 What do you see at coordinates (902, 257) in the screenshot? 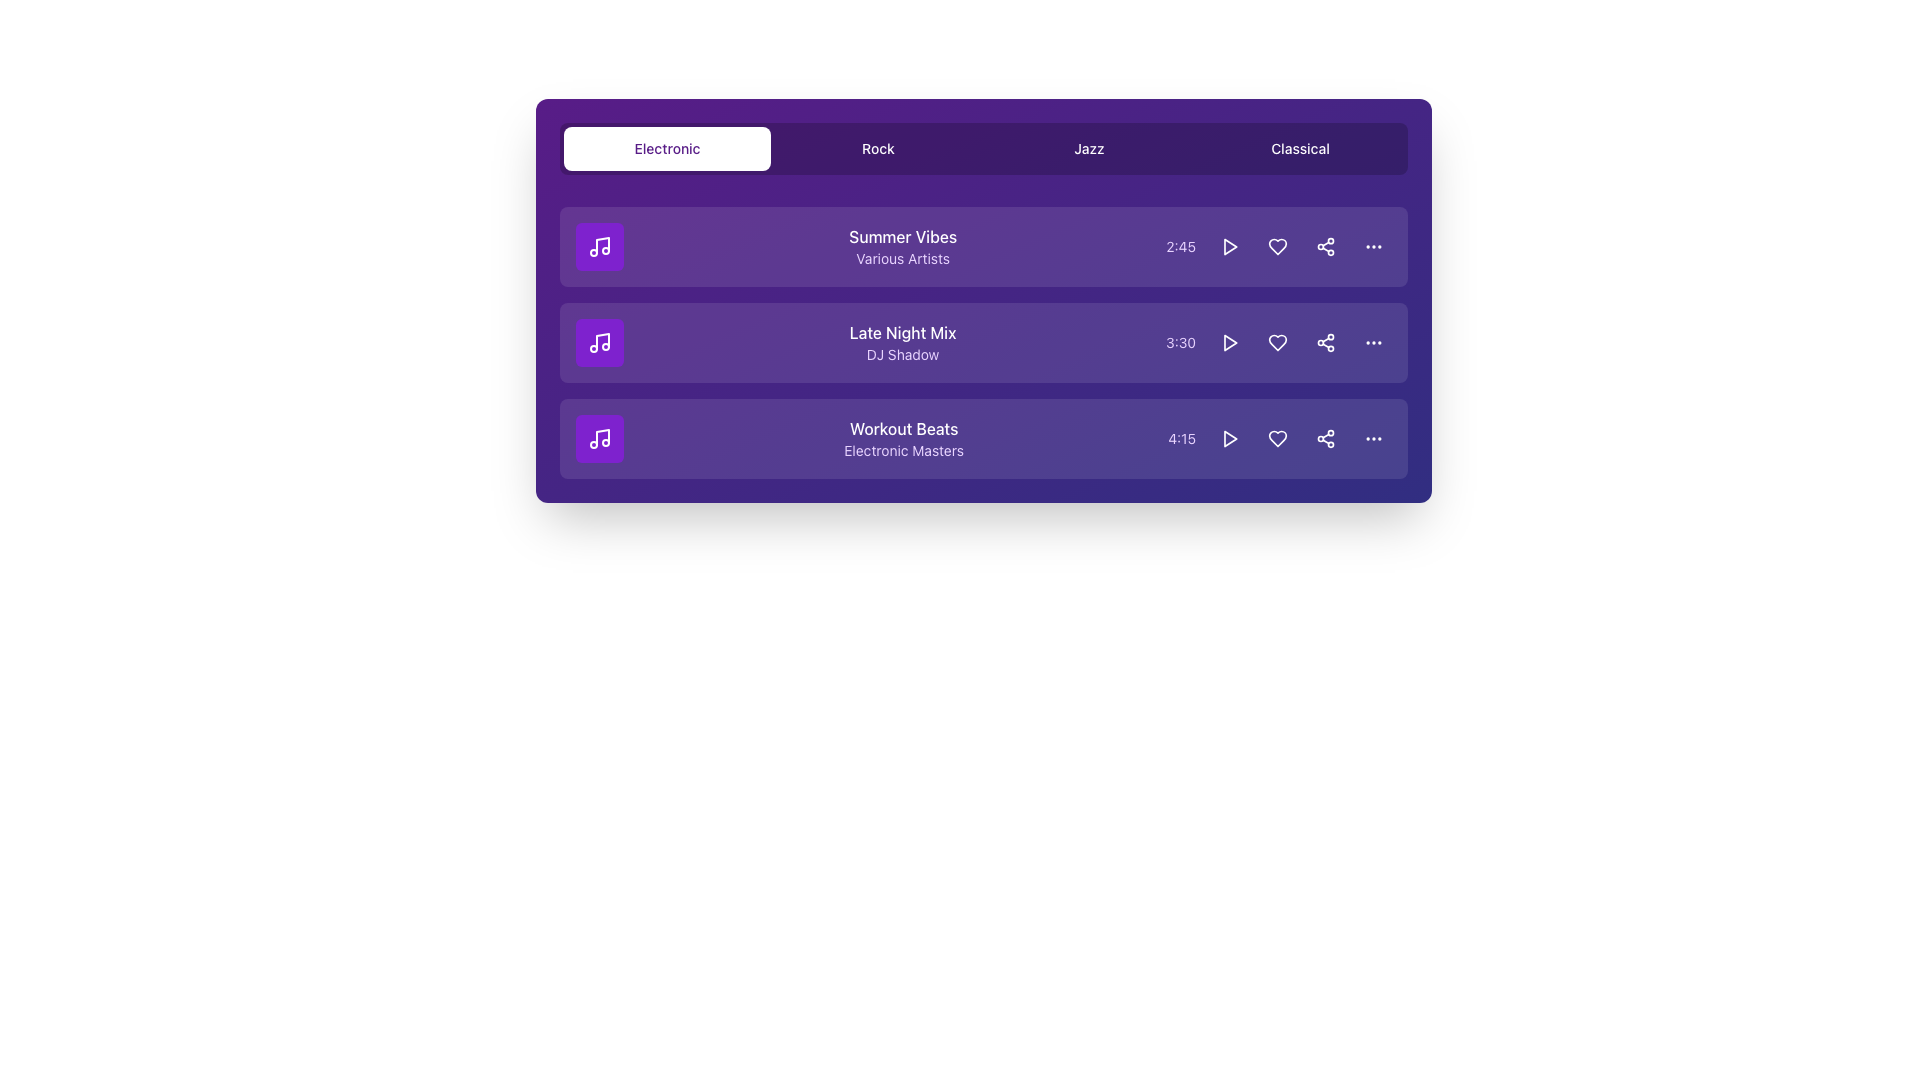
I see `the text label displaying 'Various Artists', which is located directly below the 'Summer Vibes' label in a box with a purple gradient background` at bounding box center [902, 257].